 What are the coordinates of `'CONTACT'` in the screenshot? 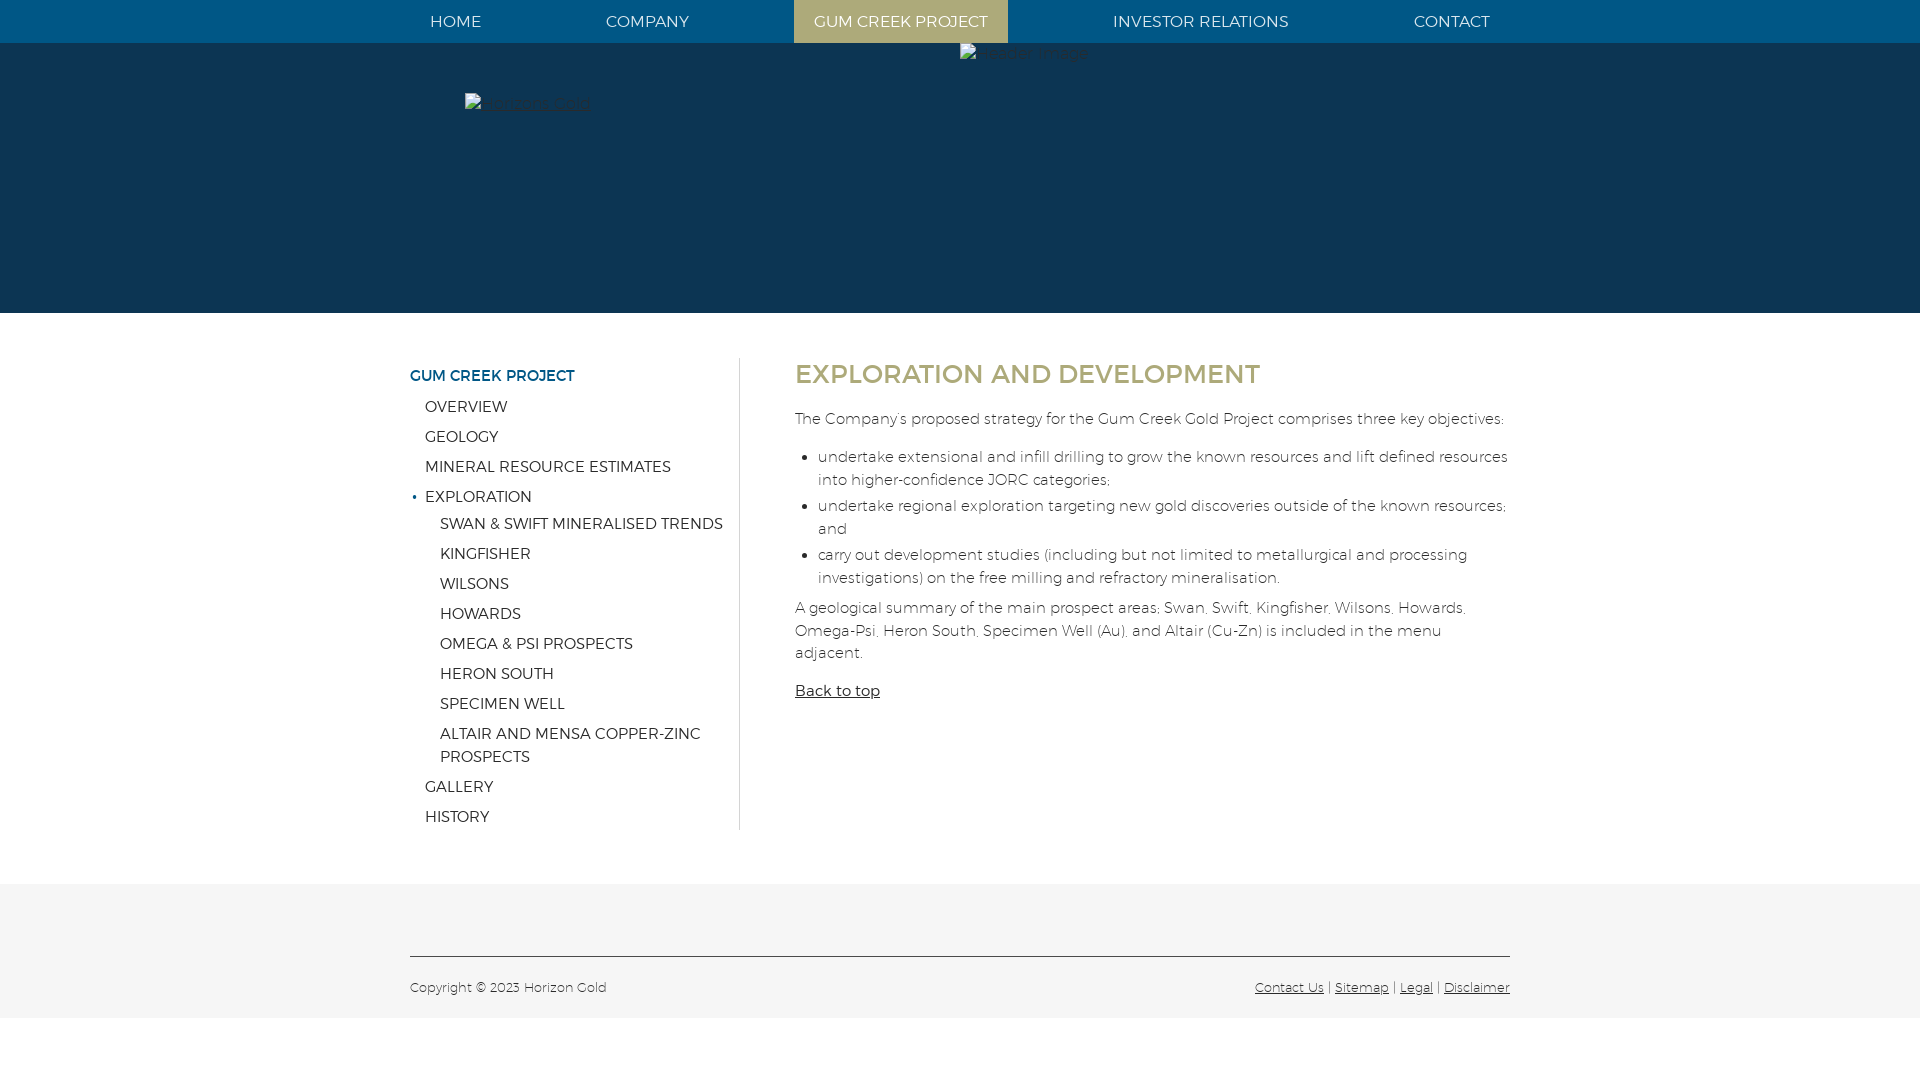 It's located at (1452, 21).